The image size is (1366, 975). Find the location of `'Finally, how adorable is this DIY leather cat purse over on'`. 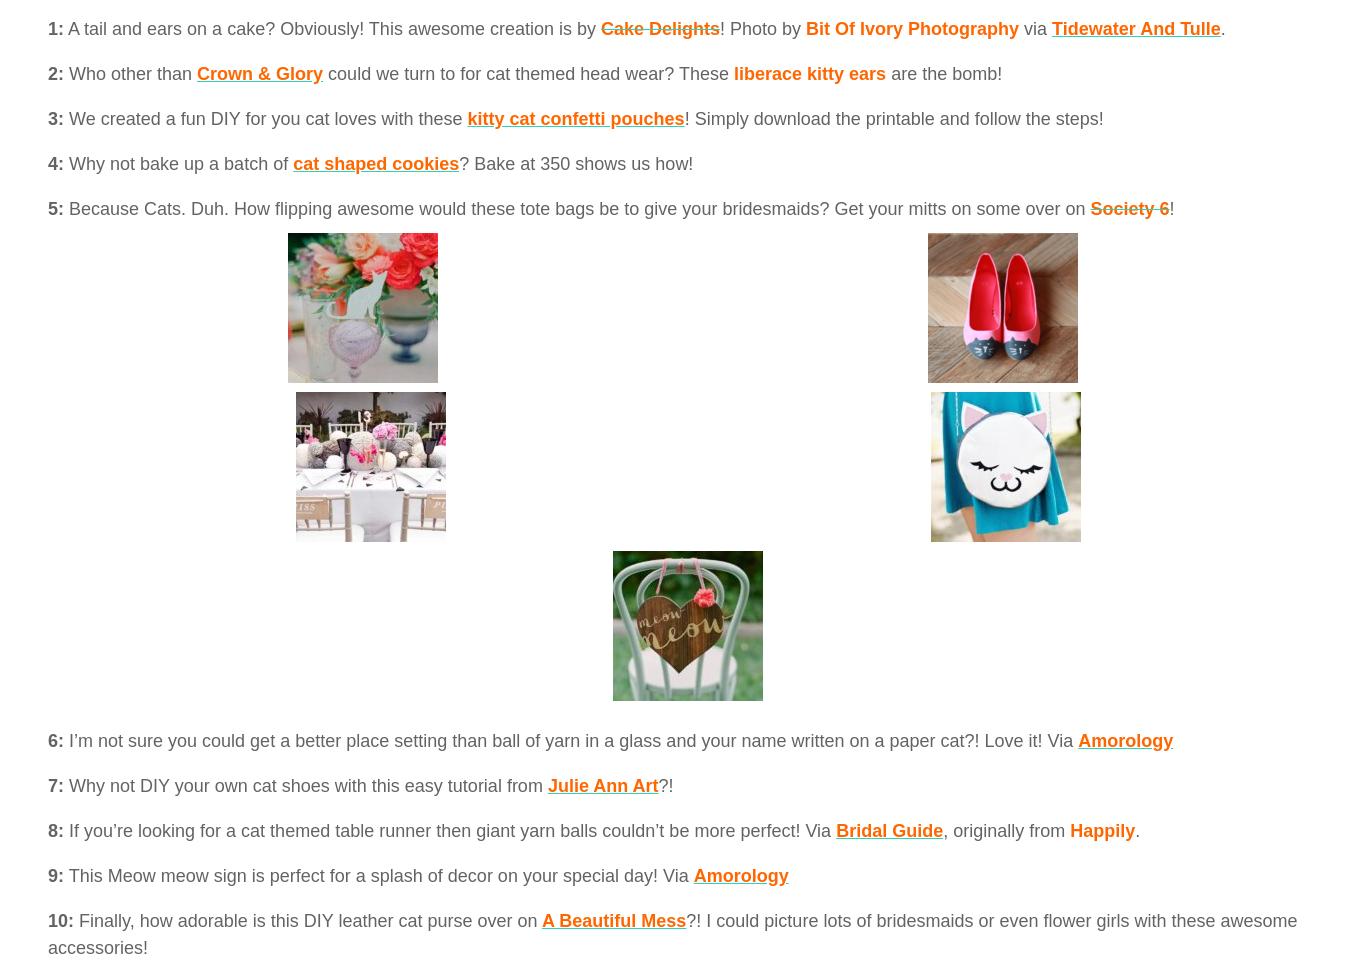

'Finally, how adorable is this DIY leather cat purse over on' is located at coordinates (305, 919).